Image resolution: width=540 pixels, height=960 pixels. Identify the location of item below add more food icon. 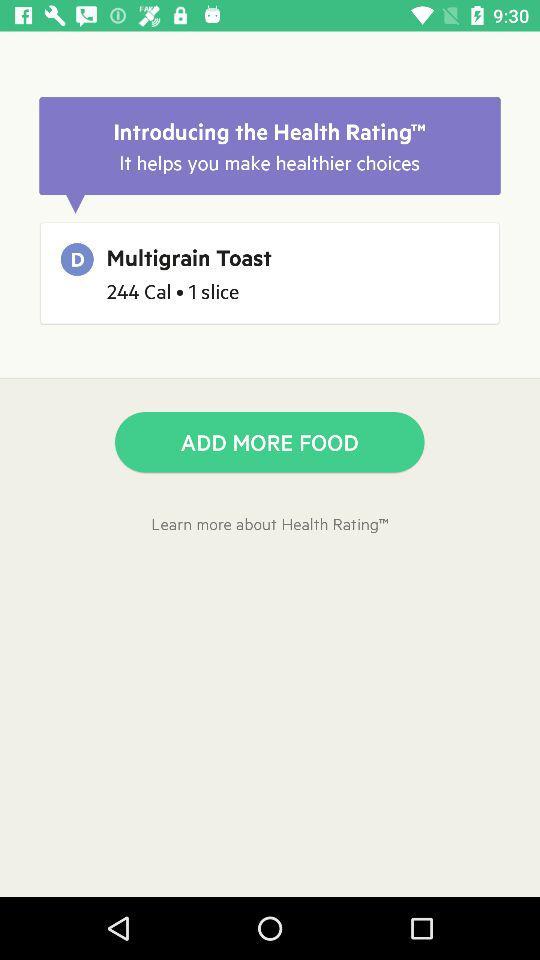
(270, 522).